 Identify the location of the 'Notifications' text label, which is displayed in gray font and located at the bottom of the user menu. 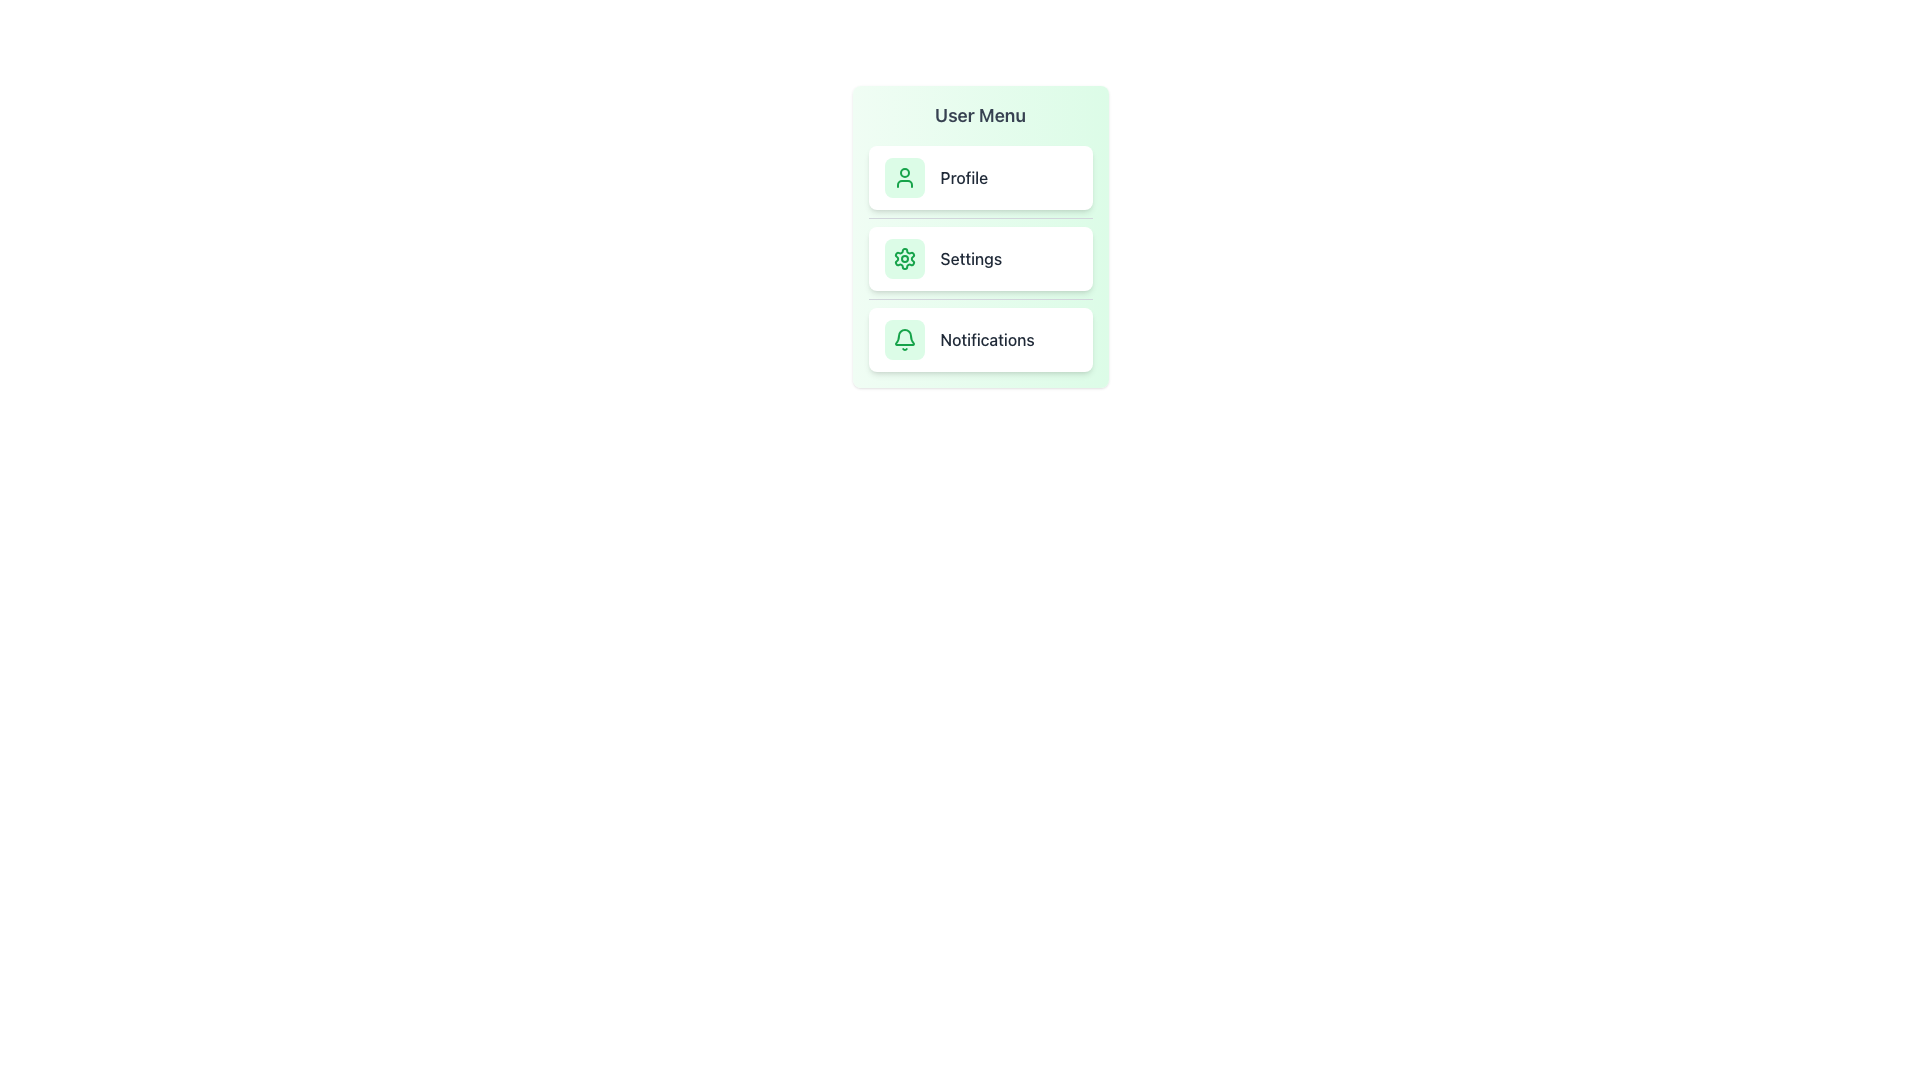
(987, 338).